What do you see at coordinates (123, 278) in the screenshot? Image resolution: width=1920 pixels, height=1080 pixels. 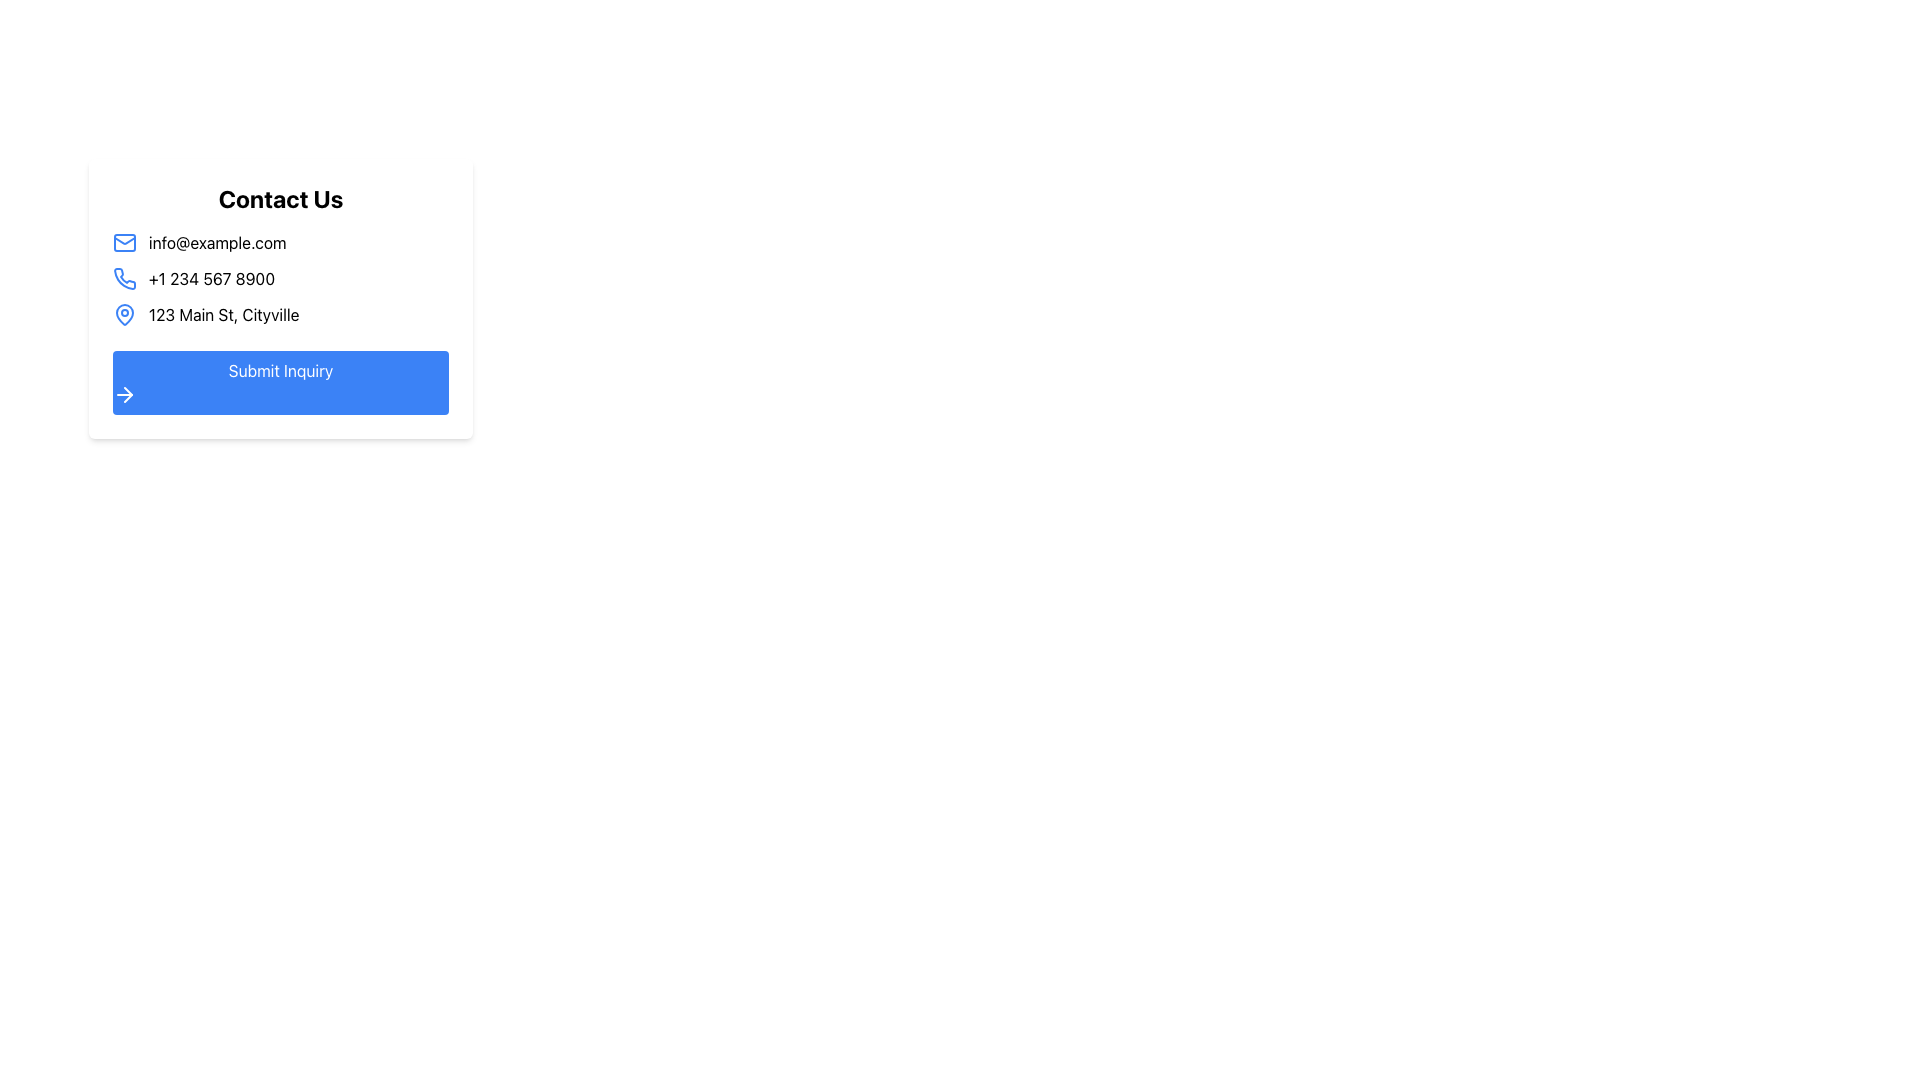 I see `the phone contact icon located in the second row of the contact information section, to the left of the phone number '+1 234 567 8900'` at bounding box center [123, 278].